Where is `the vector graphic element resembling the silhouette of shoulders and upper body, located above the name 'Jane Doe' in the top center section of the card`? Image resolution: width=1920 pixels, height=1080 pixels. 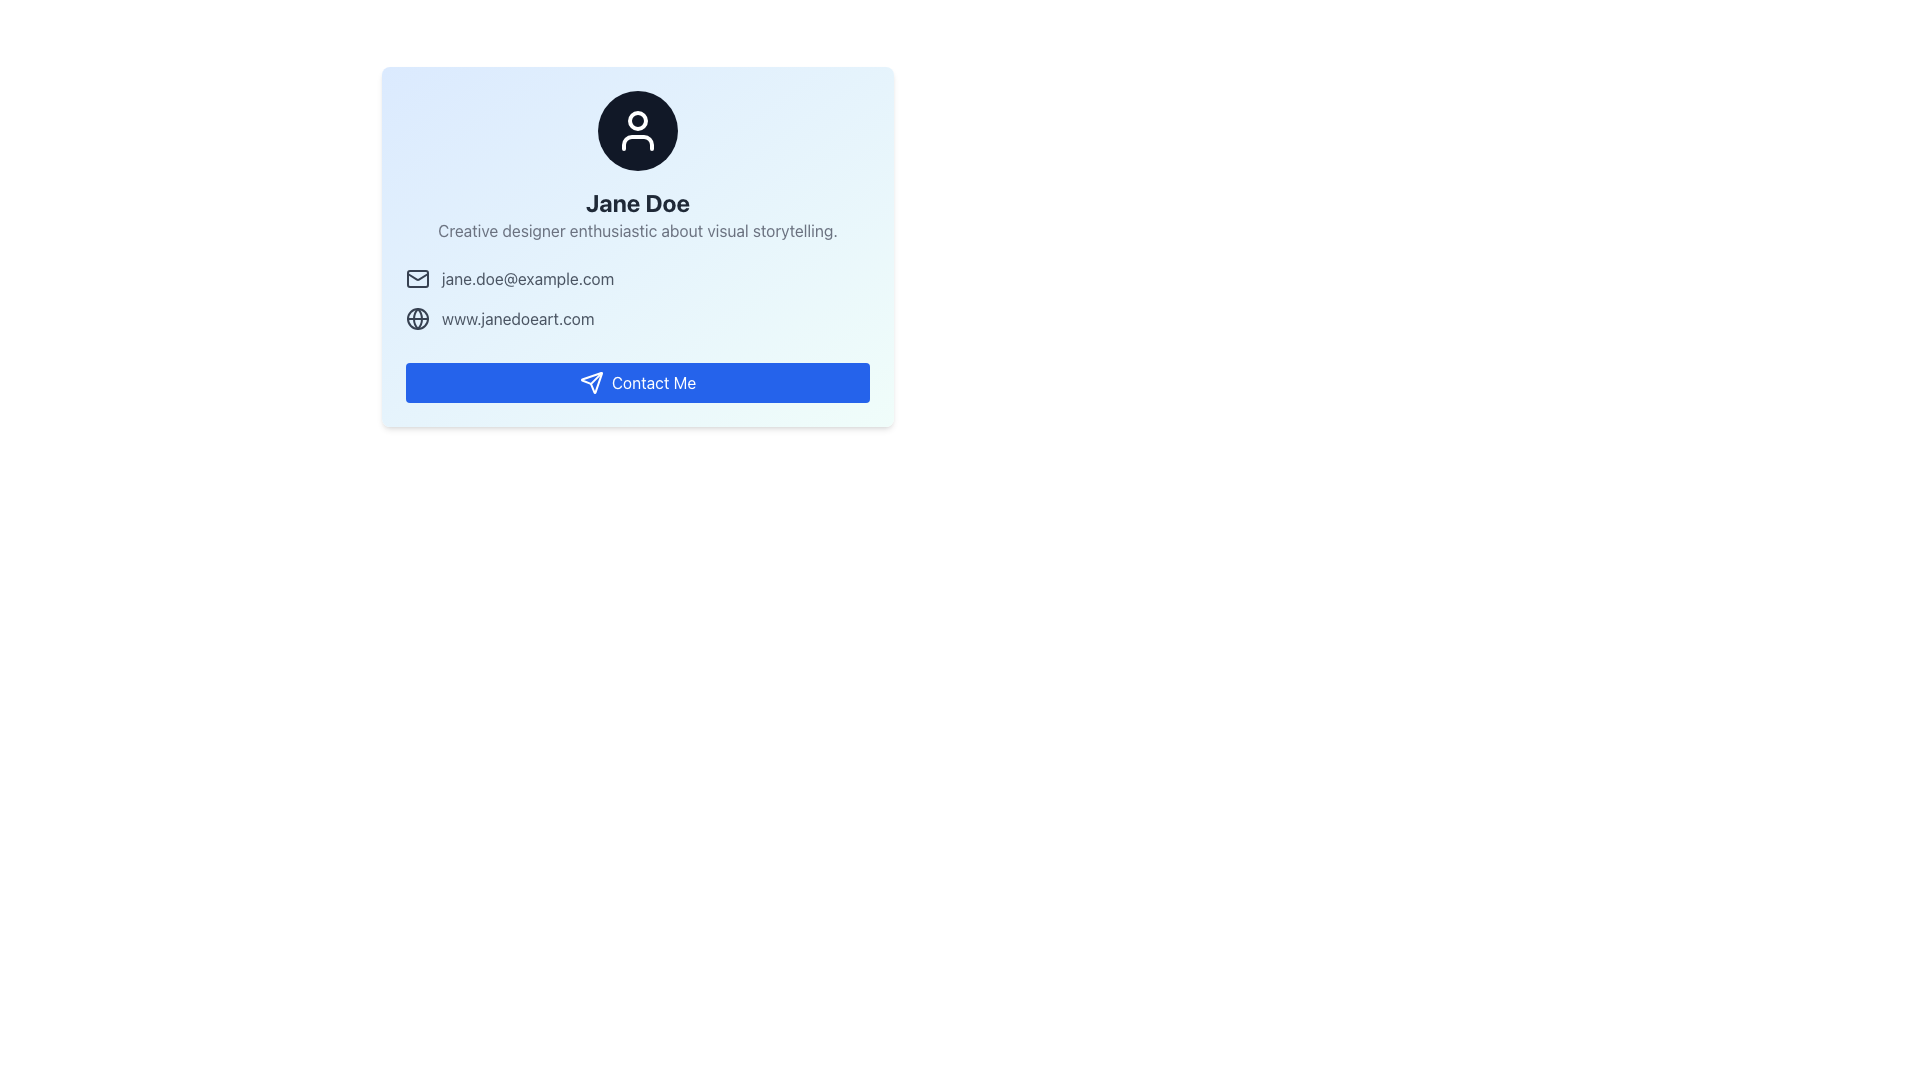 the vector graphic element resembling the silhouette of shoulders and upper body, located above the name 'Jane Doe' in the top center section of the card is located at coordinates (637, 141).